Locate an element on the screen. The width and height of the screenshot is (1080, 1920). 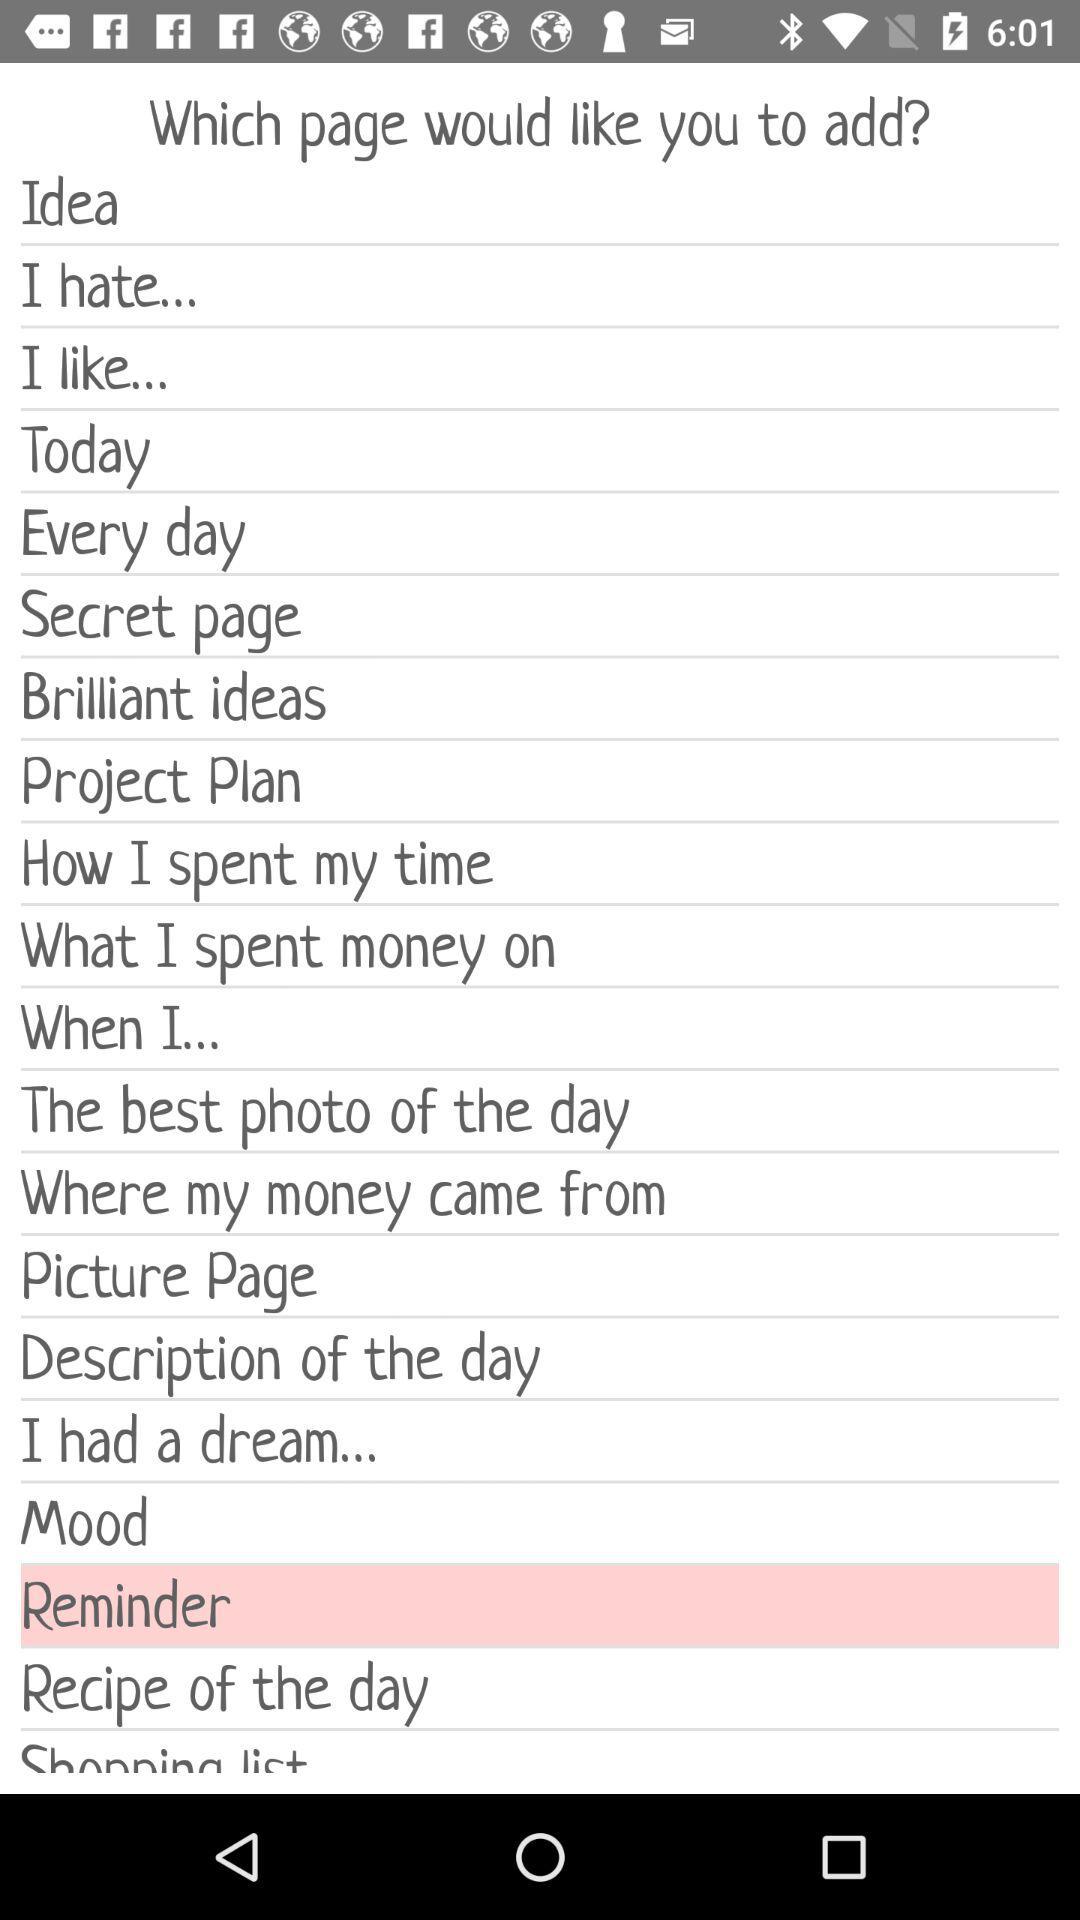
the idea is located at coordinates (540, 203).